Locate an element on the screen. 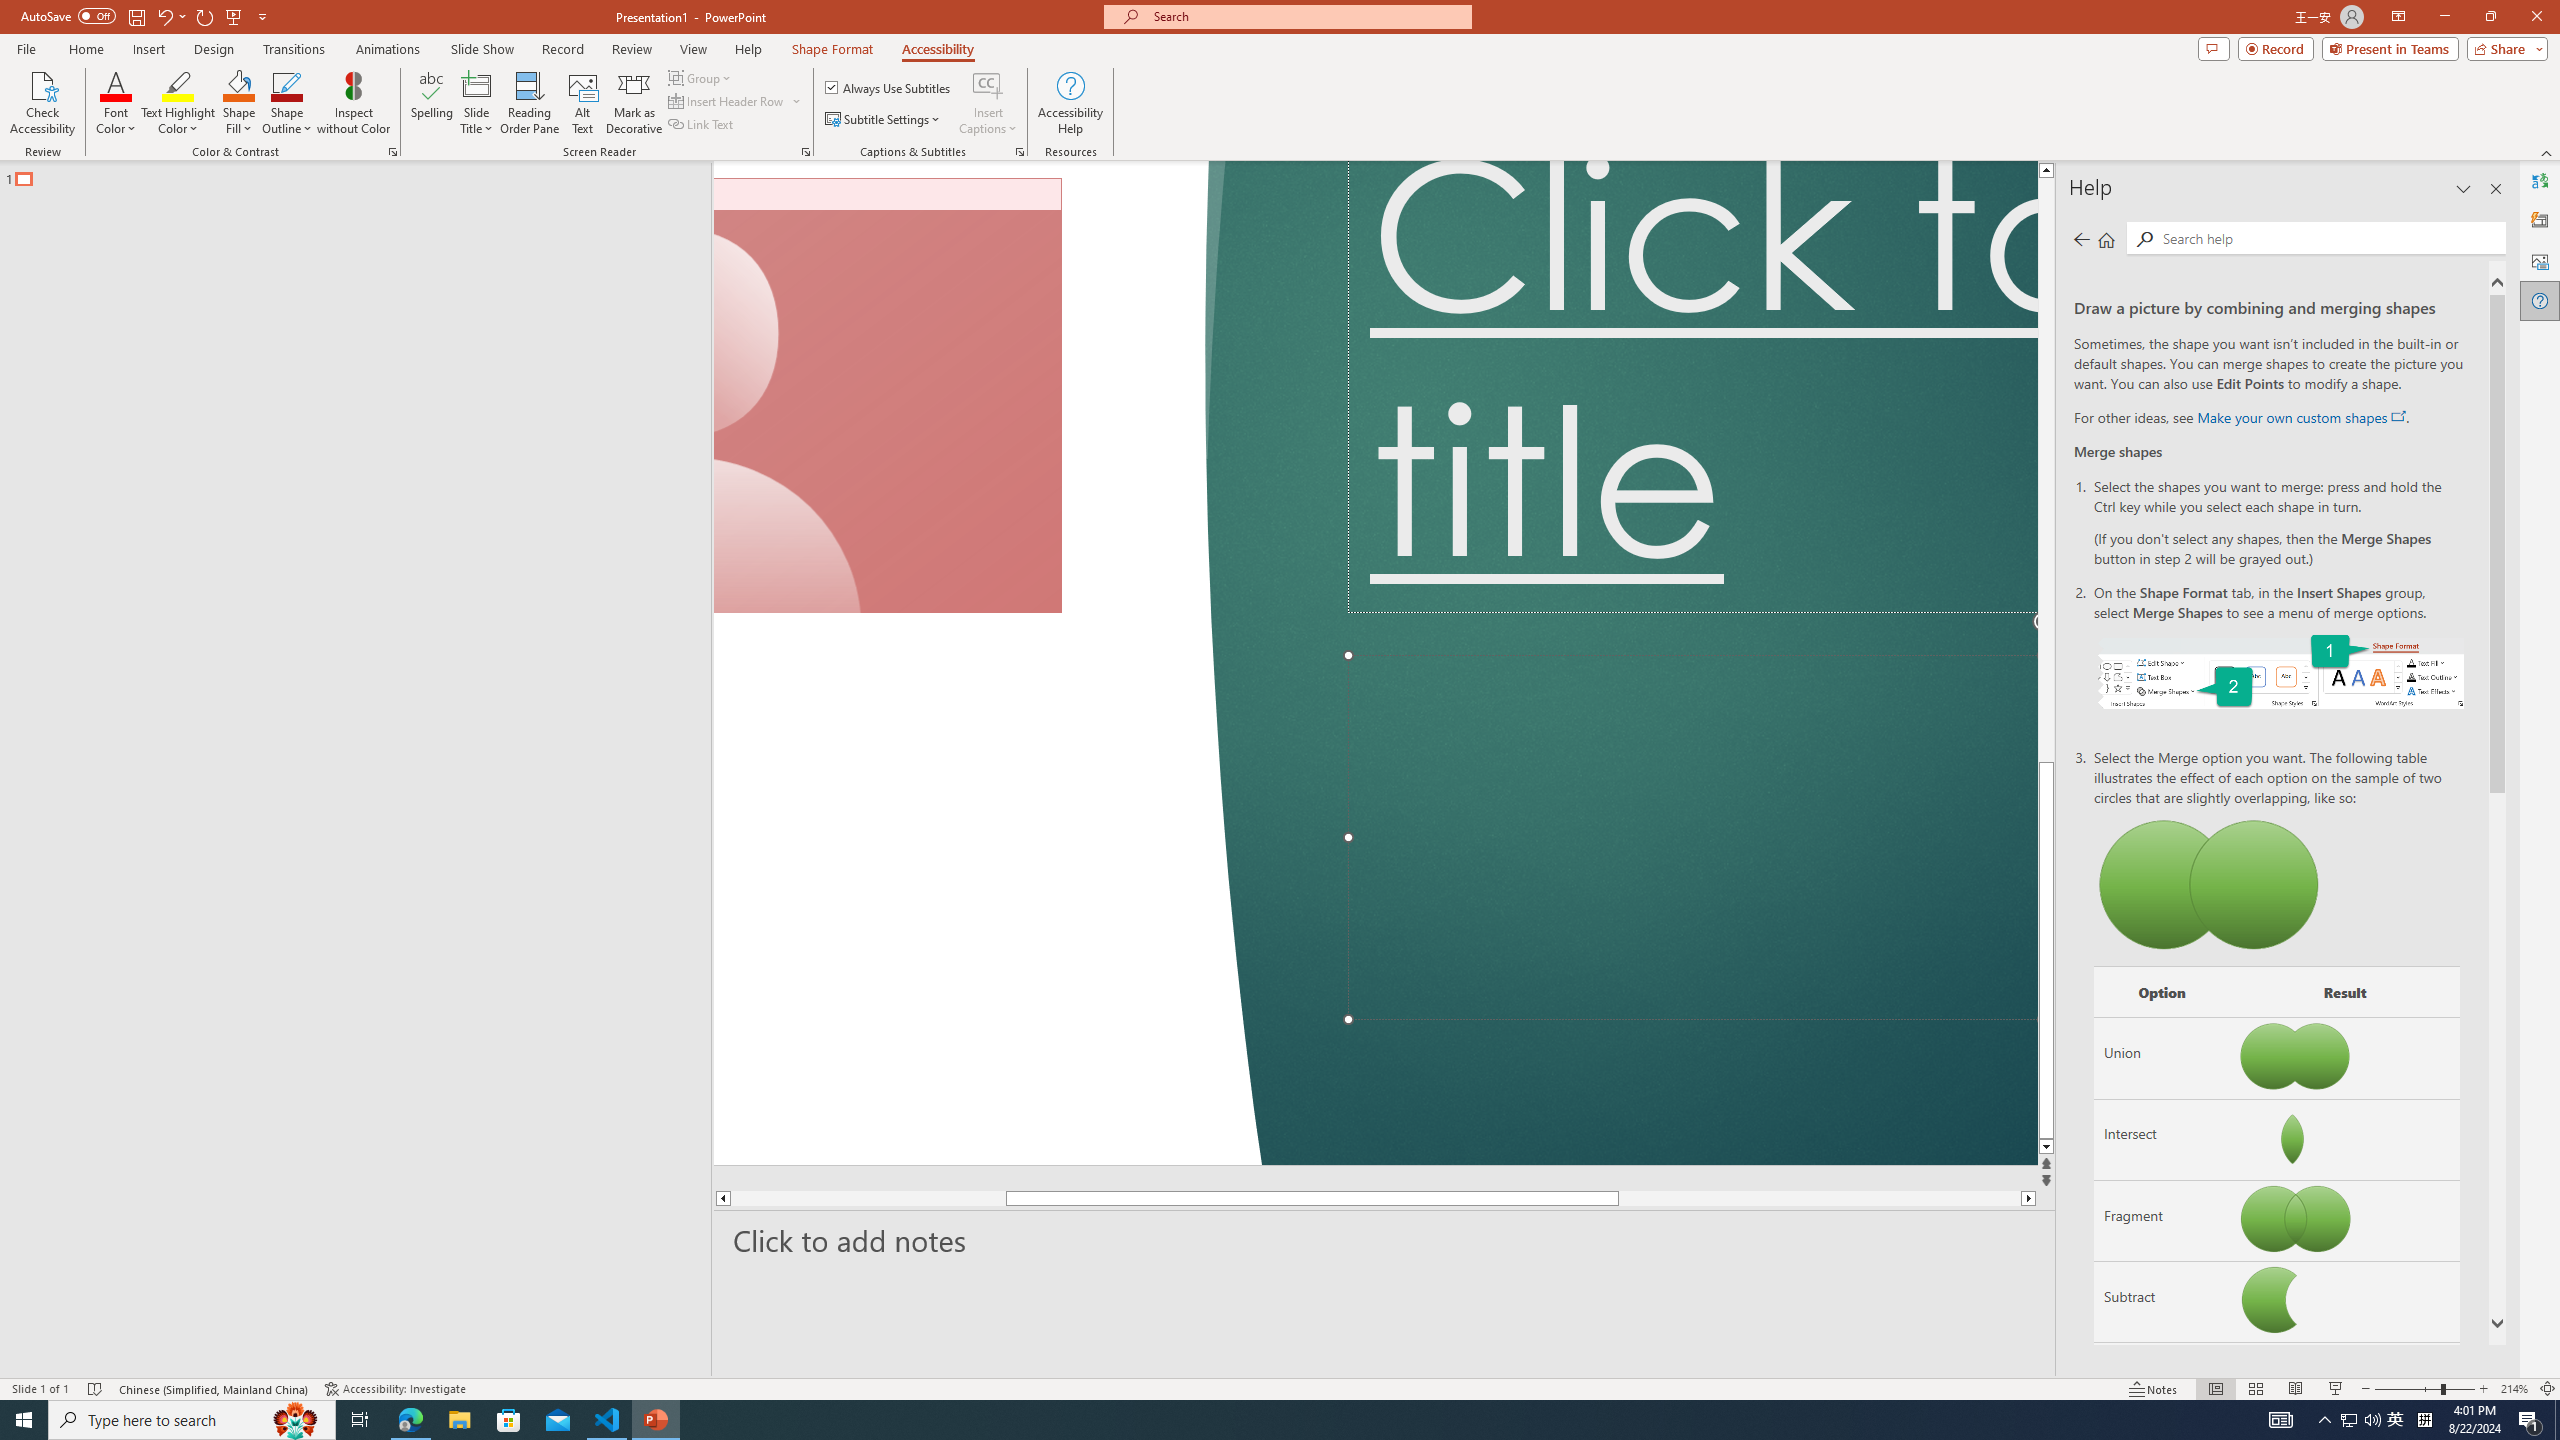 The image size is (2560, 1440). 'Intersect' is located at coordinates (2160, 1138).